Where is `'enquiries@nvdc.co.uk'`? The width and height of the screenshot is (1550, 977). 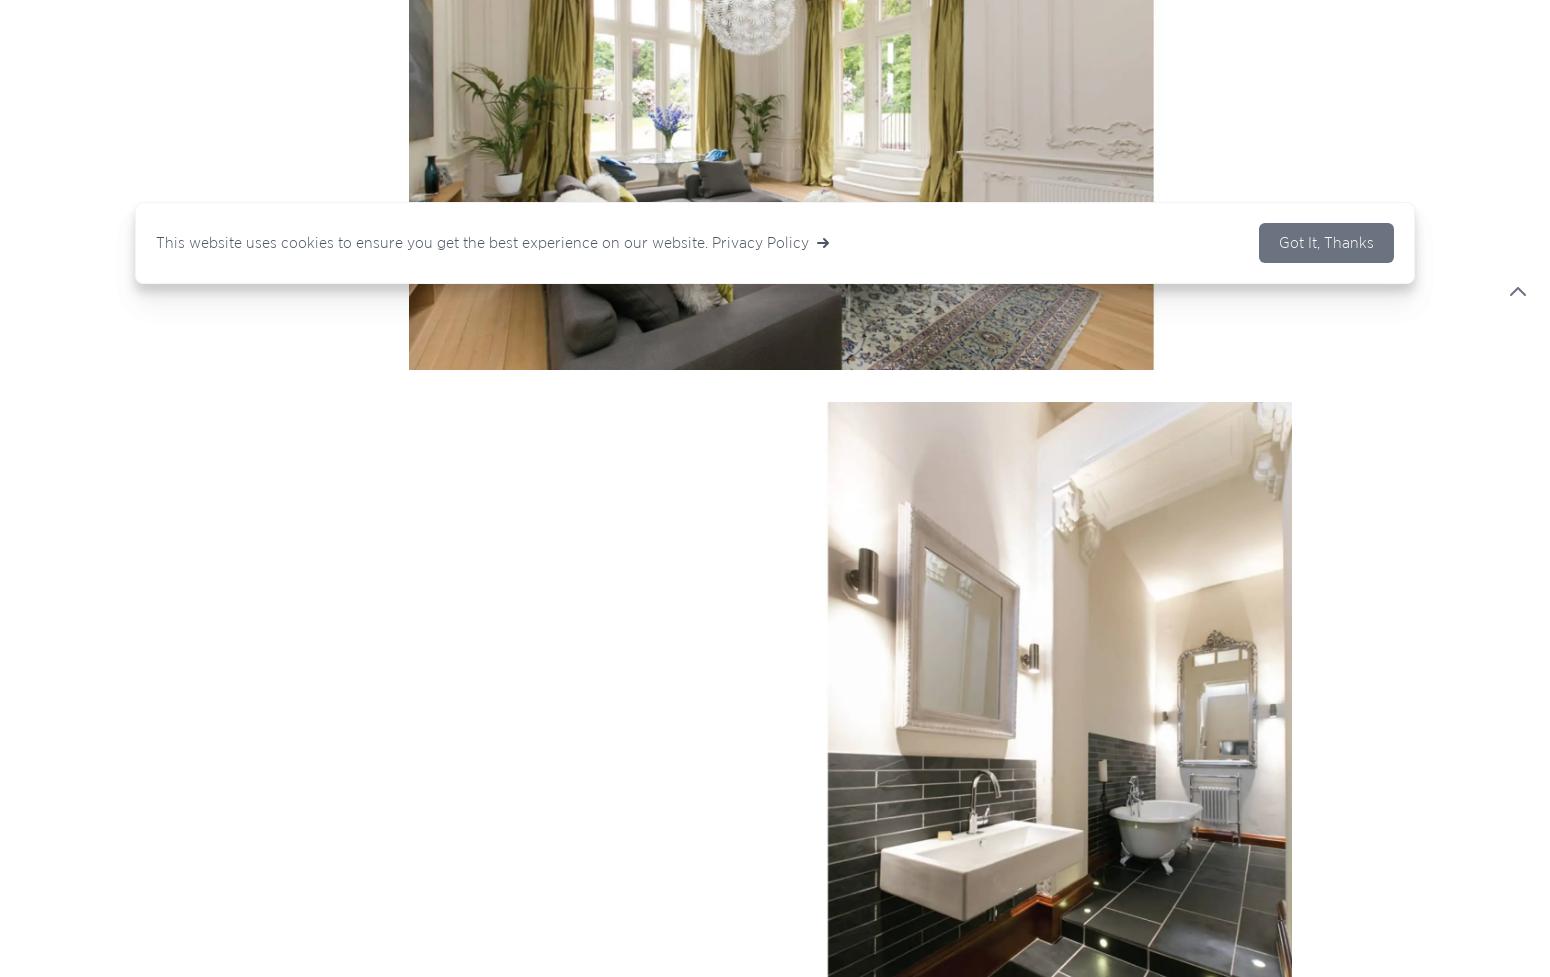 'enquiries@nvdc.co.uk' is located at coordinates (470, 555).